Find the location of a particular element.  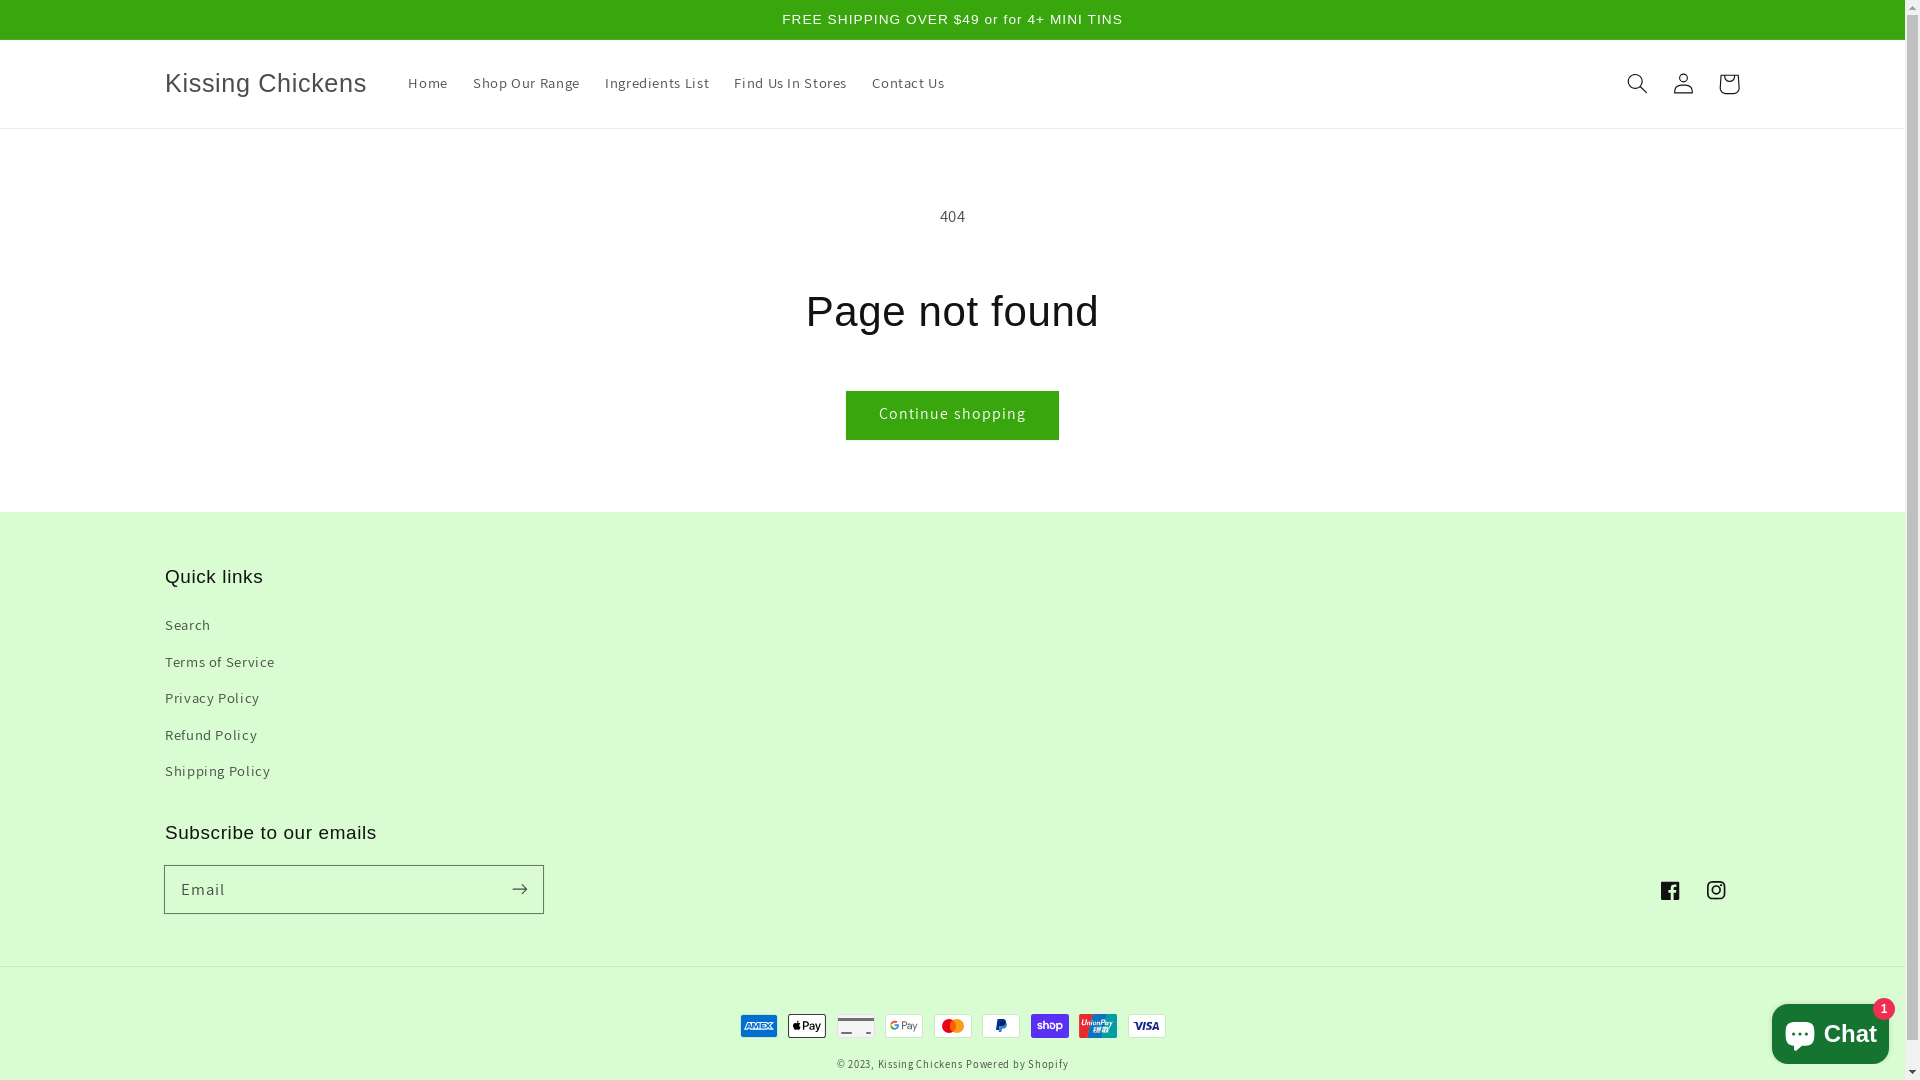

'Ingredients List' is located at coordinates (656, 83).